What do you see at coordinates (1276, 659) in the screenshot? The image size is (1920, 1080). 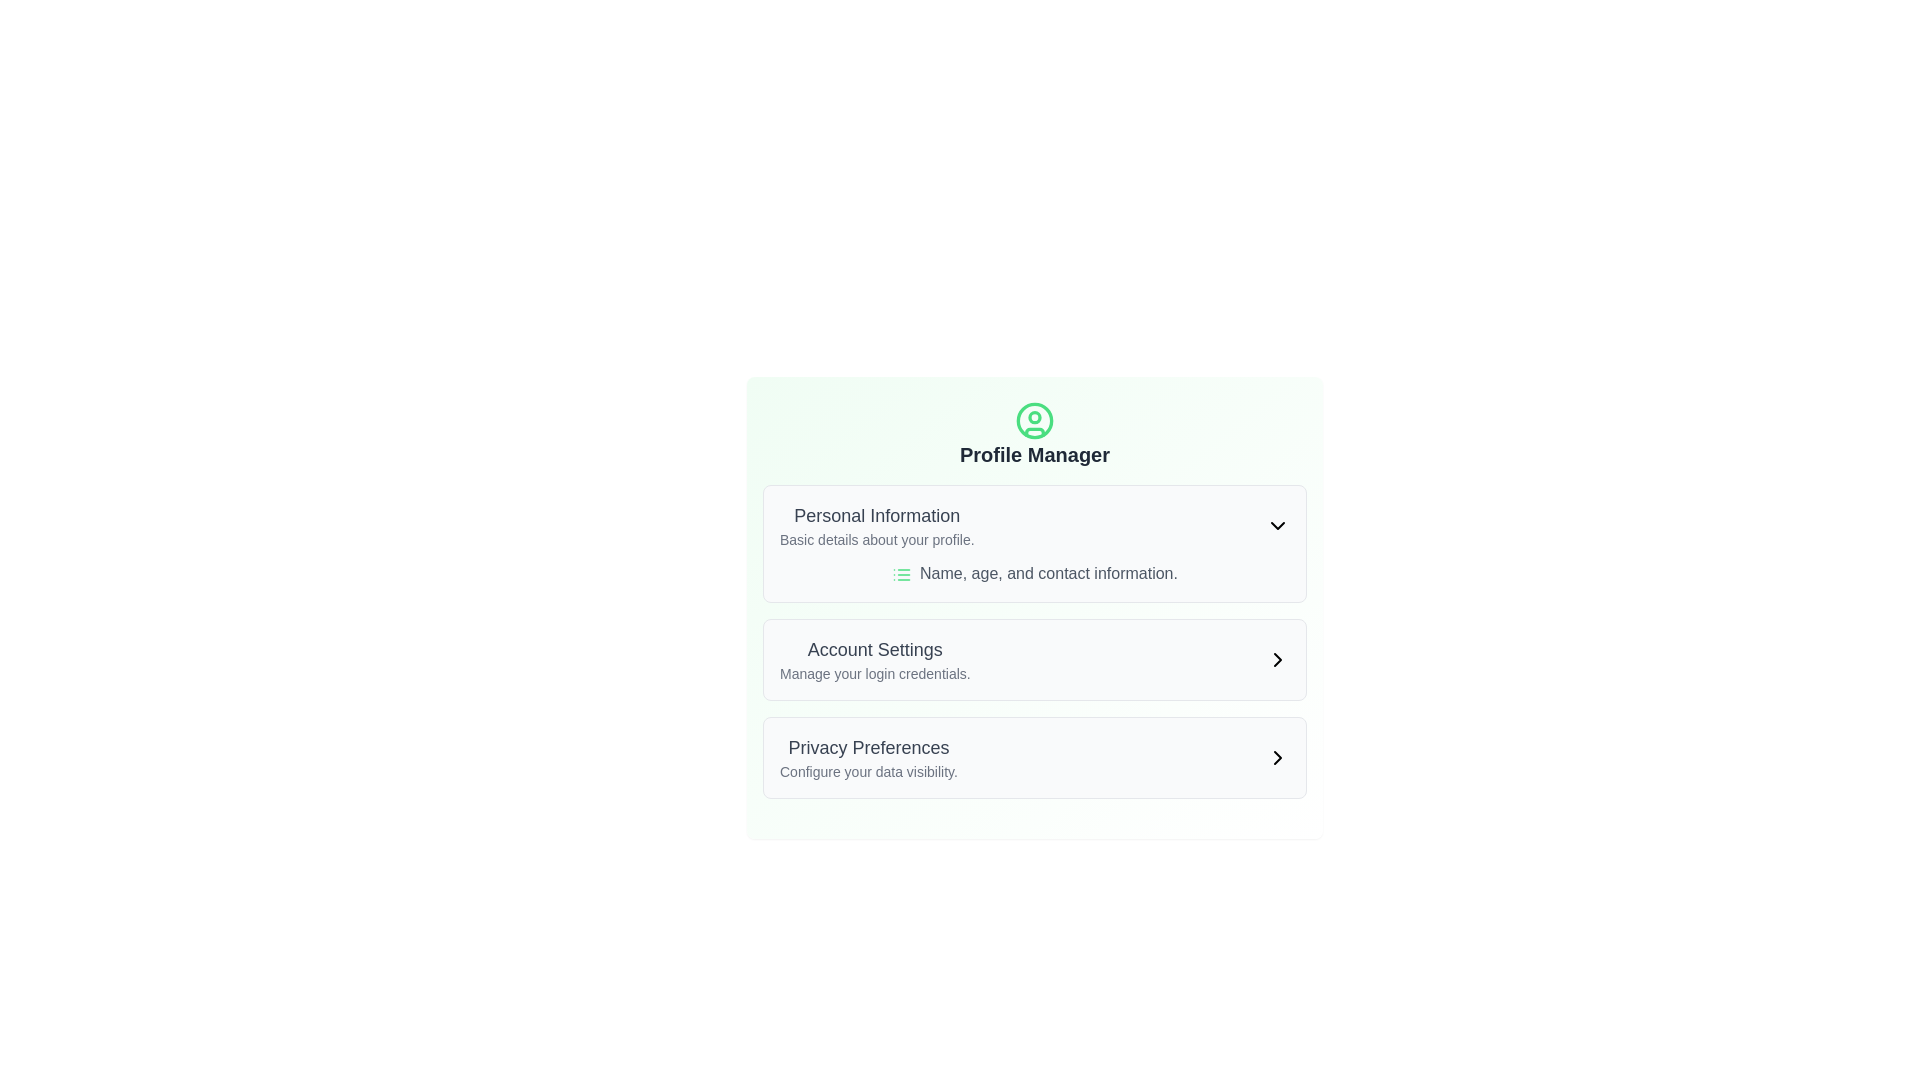 I see `the chevron icon pointing to the right, which is the rightmost component in the 'Account Settings' section` at bounding box center [1276, 659].